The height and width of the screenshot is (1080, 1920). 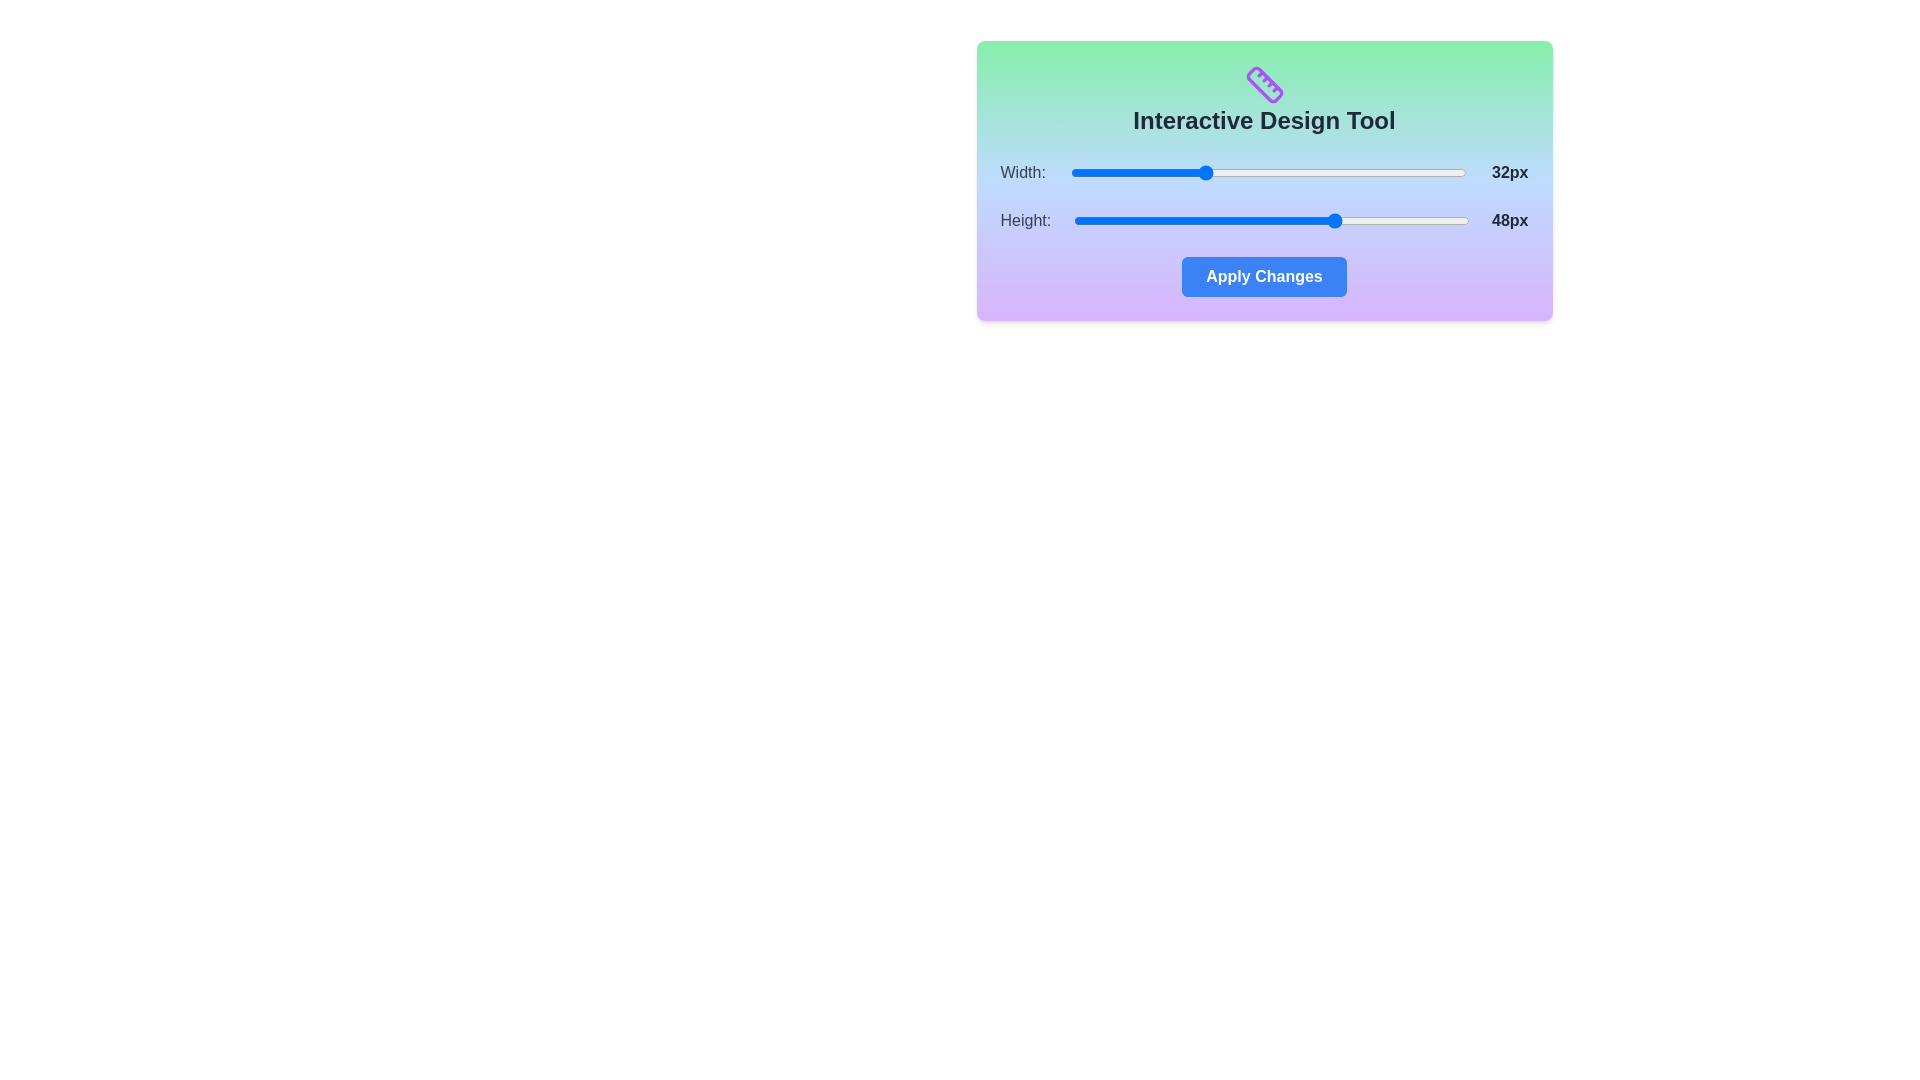 What do you see at coordinates (1180, 220) in the screenshot?
I see `the 'Height' slider to set its value to 29` at bounding box center [1180, 220].